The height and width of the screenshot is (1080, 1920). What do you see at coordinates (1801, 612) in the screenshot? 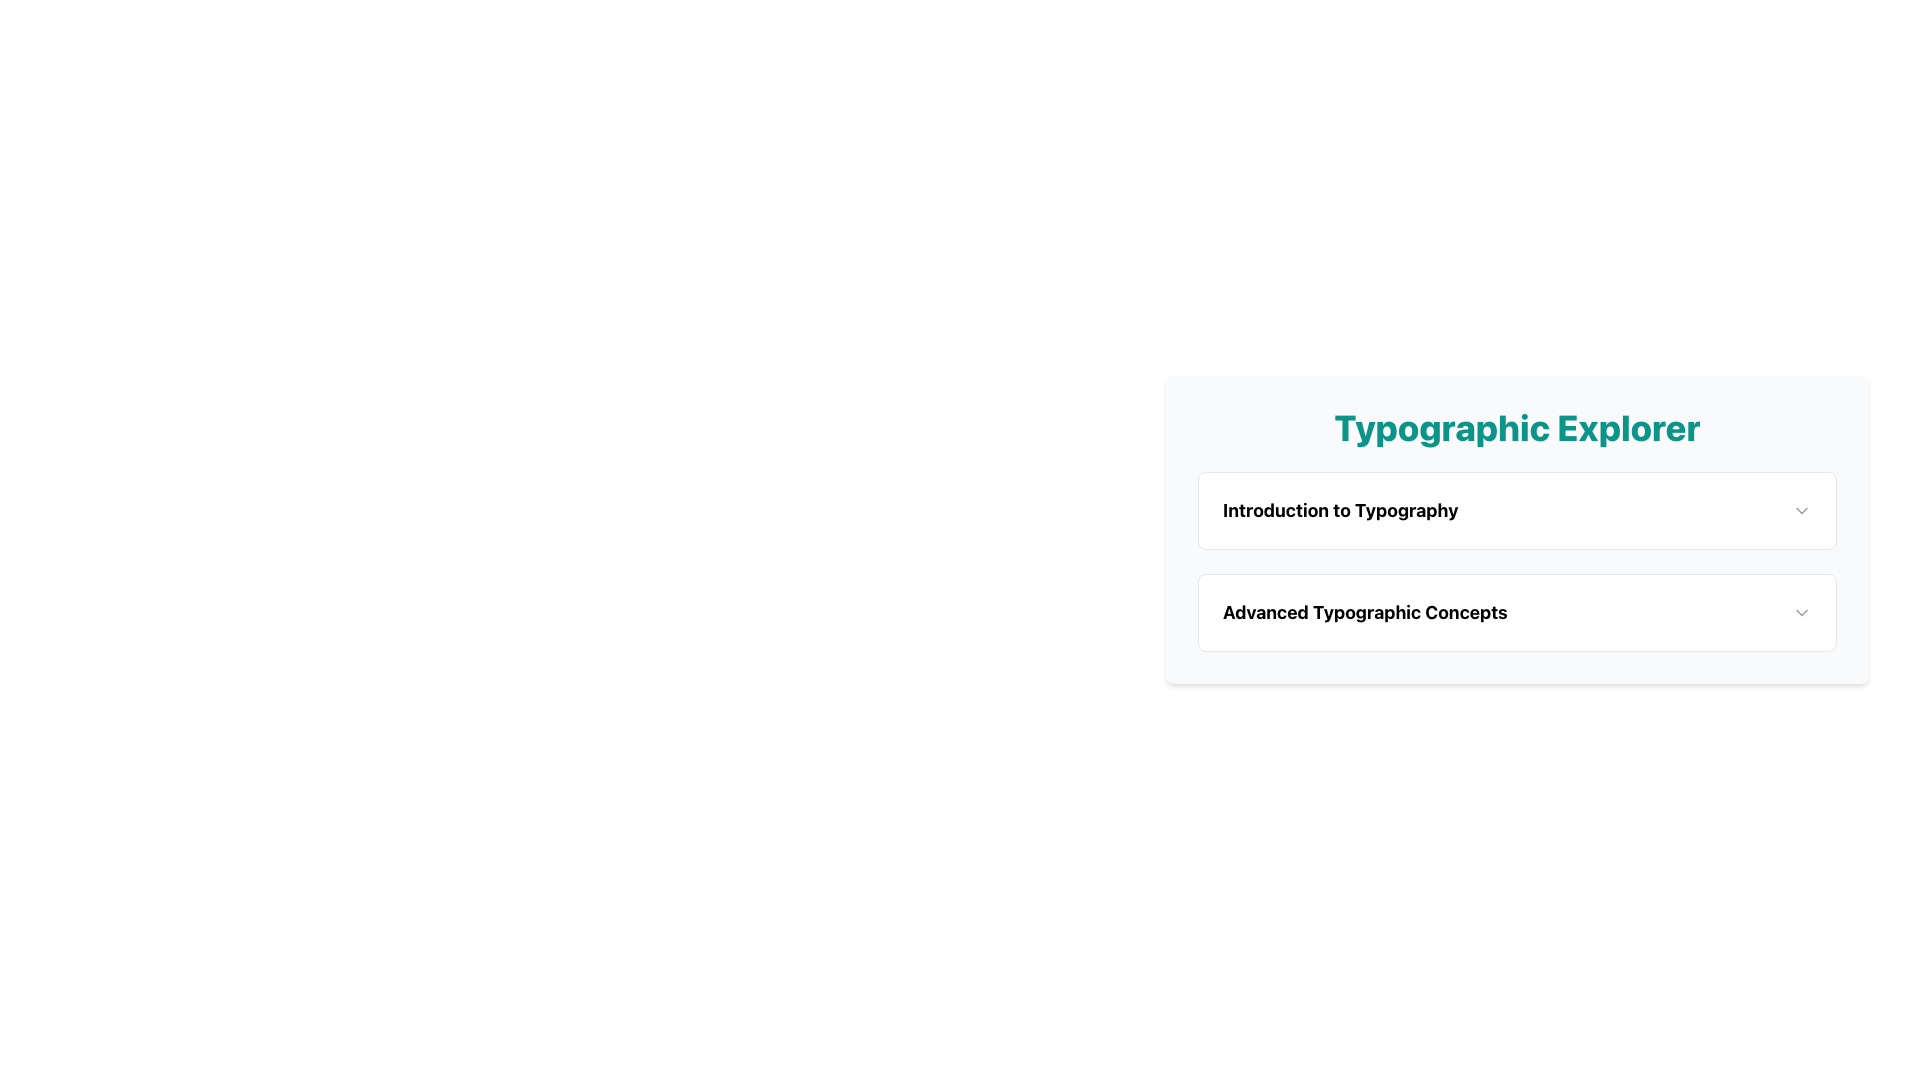
I see `the downward-pointing chevron icon located to the right of 'Advanced Typographic Concepts' for potential visual feedback` at bounding box center [1801, 612].